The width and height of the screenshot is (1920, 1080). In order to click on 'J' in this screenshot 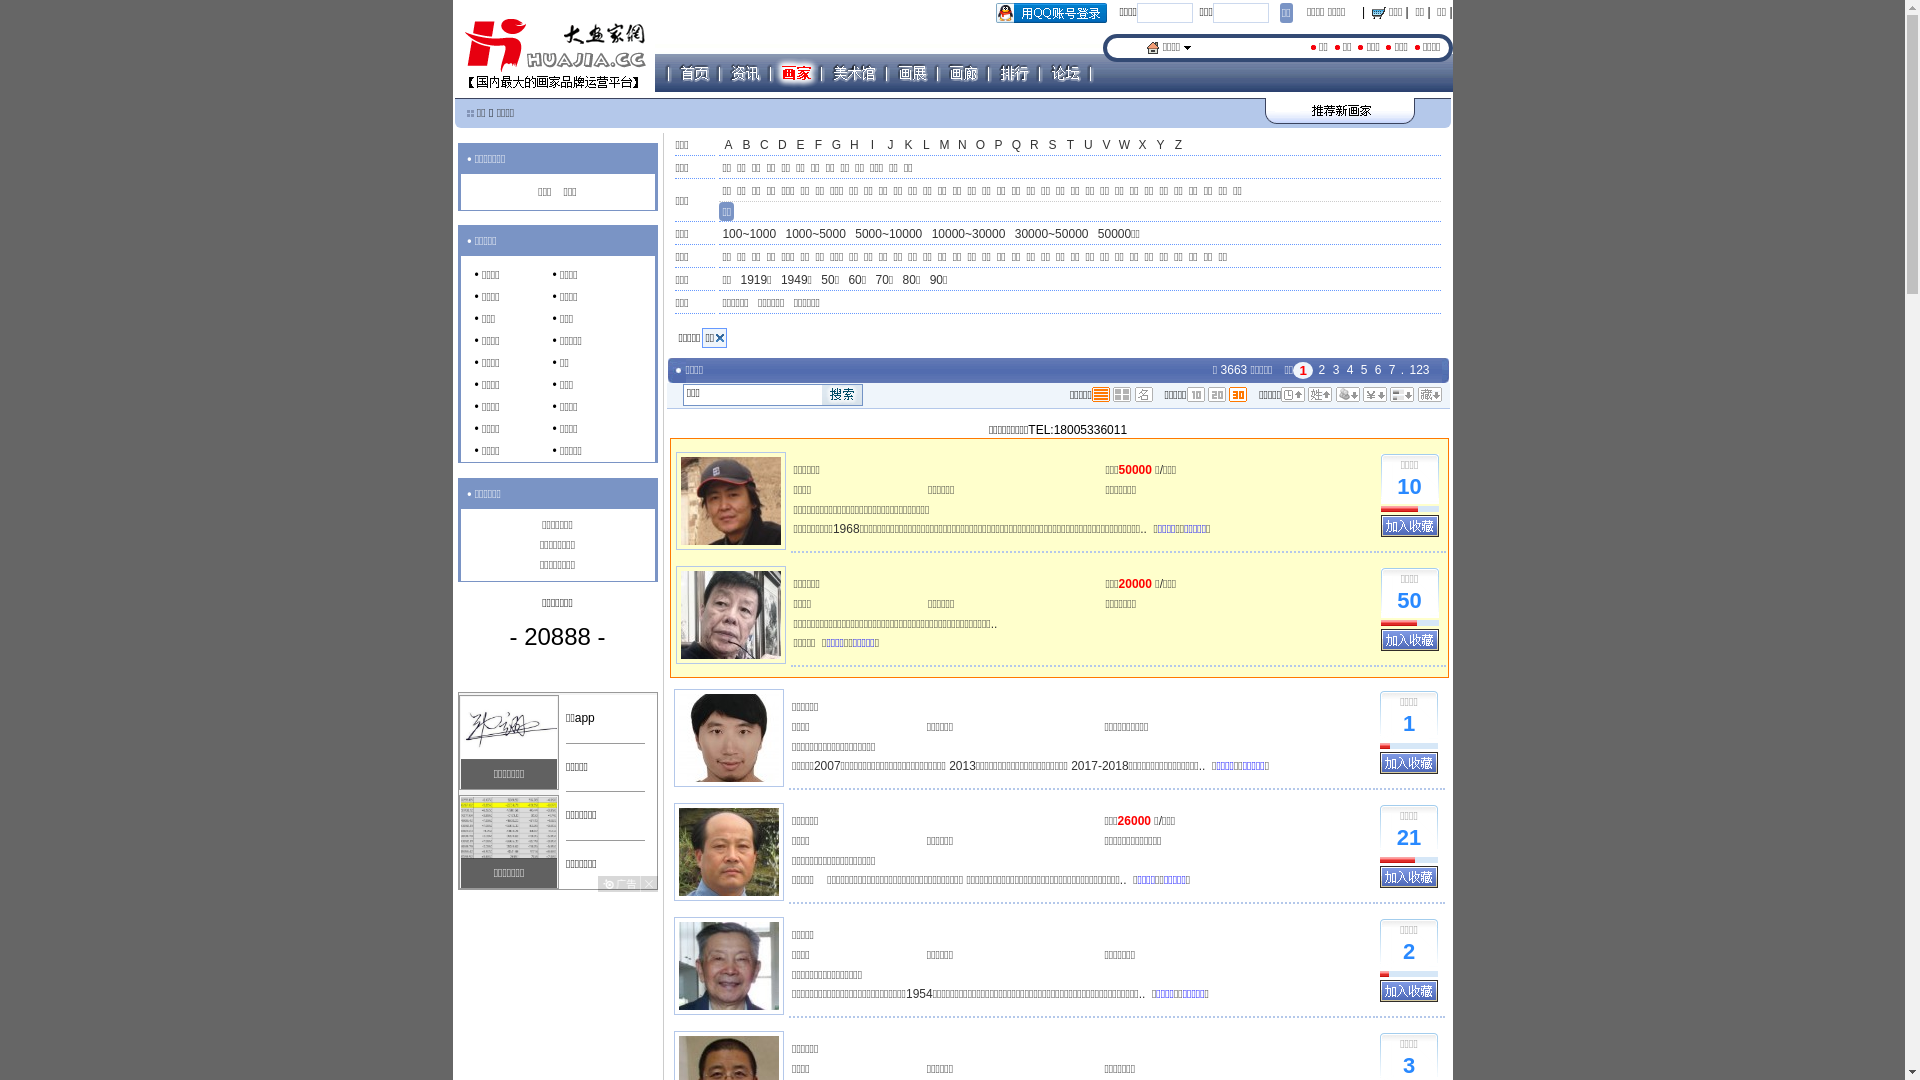, I will do `click(888, 145)`.